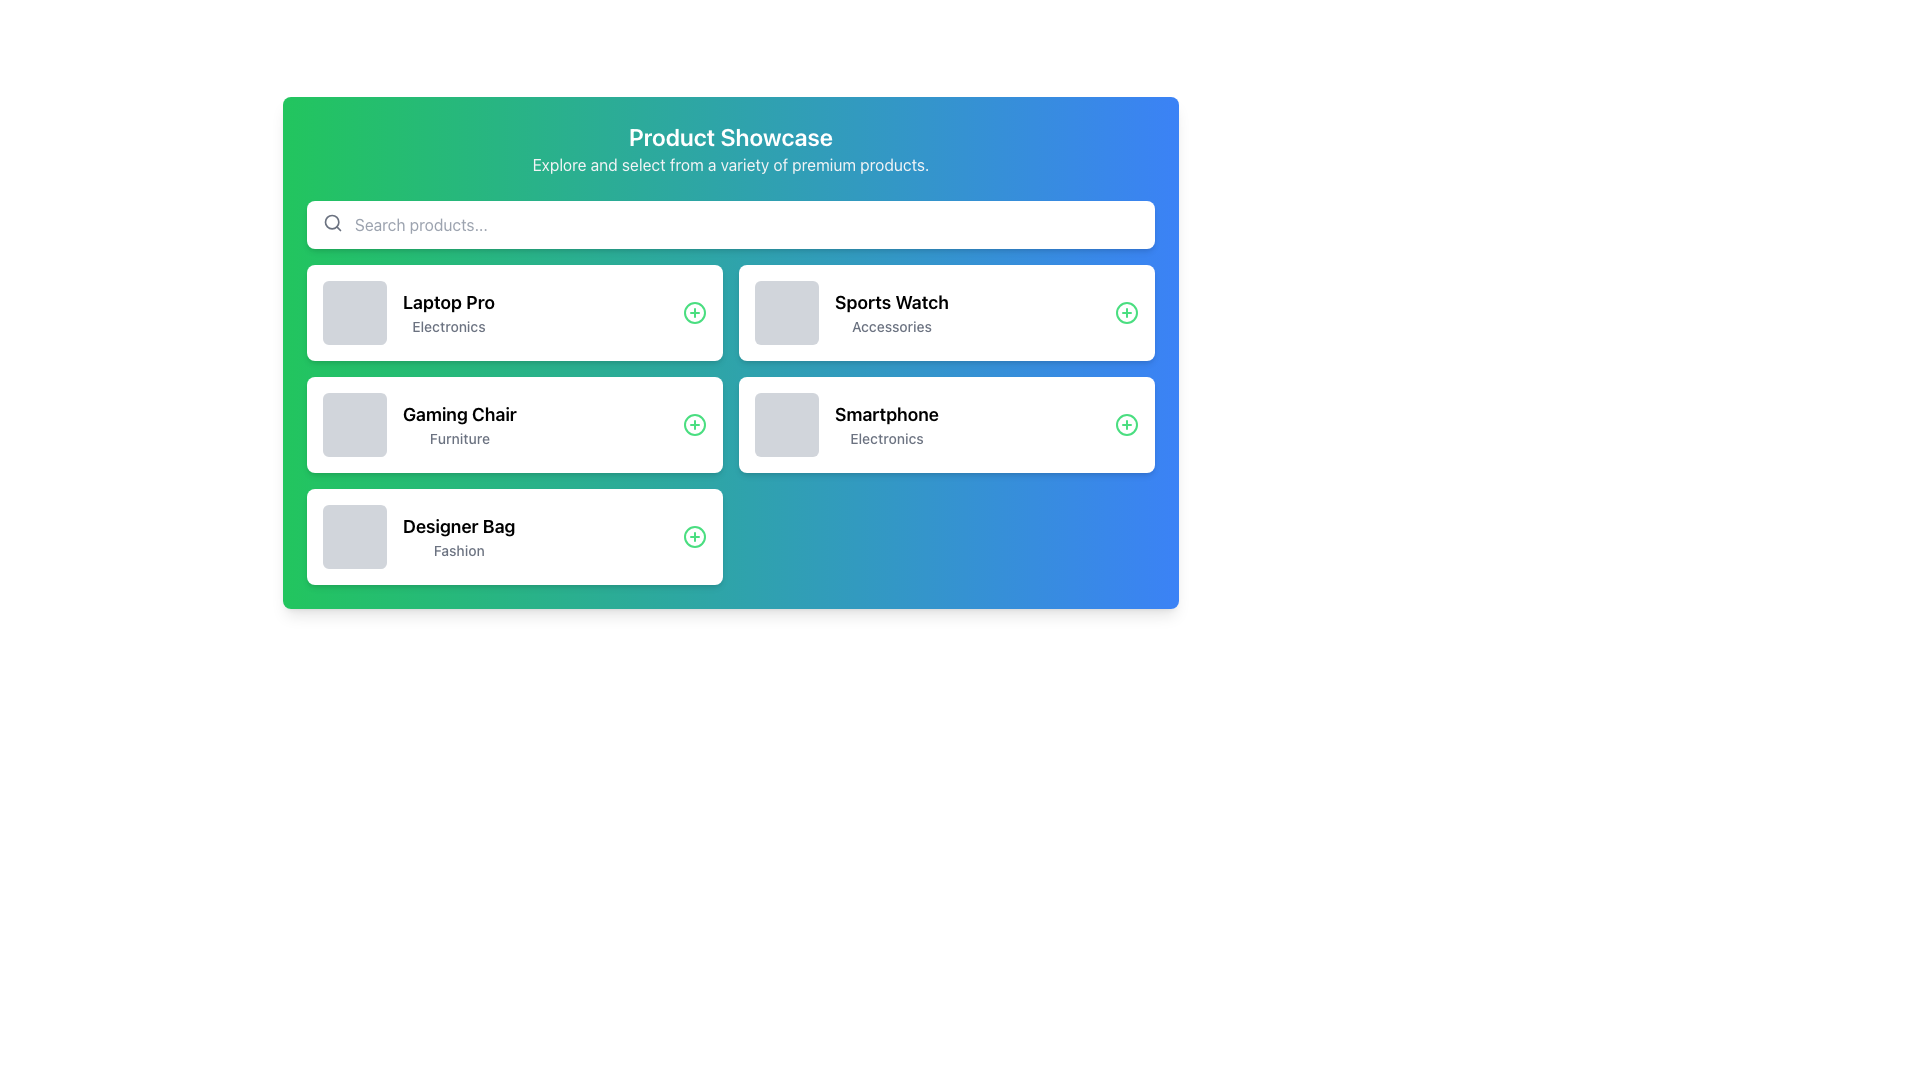 The image size is (1920, 1080). I want to click on the text label that categorizes or describes the item 'Laptop Pro', which is located directly below the corresponding text label within the top-left section of the interface, so click(447, 326).